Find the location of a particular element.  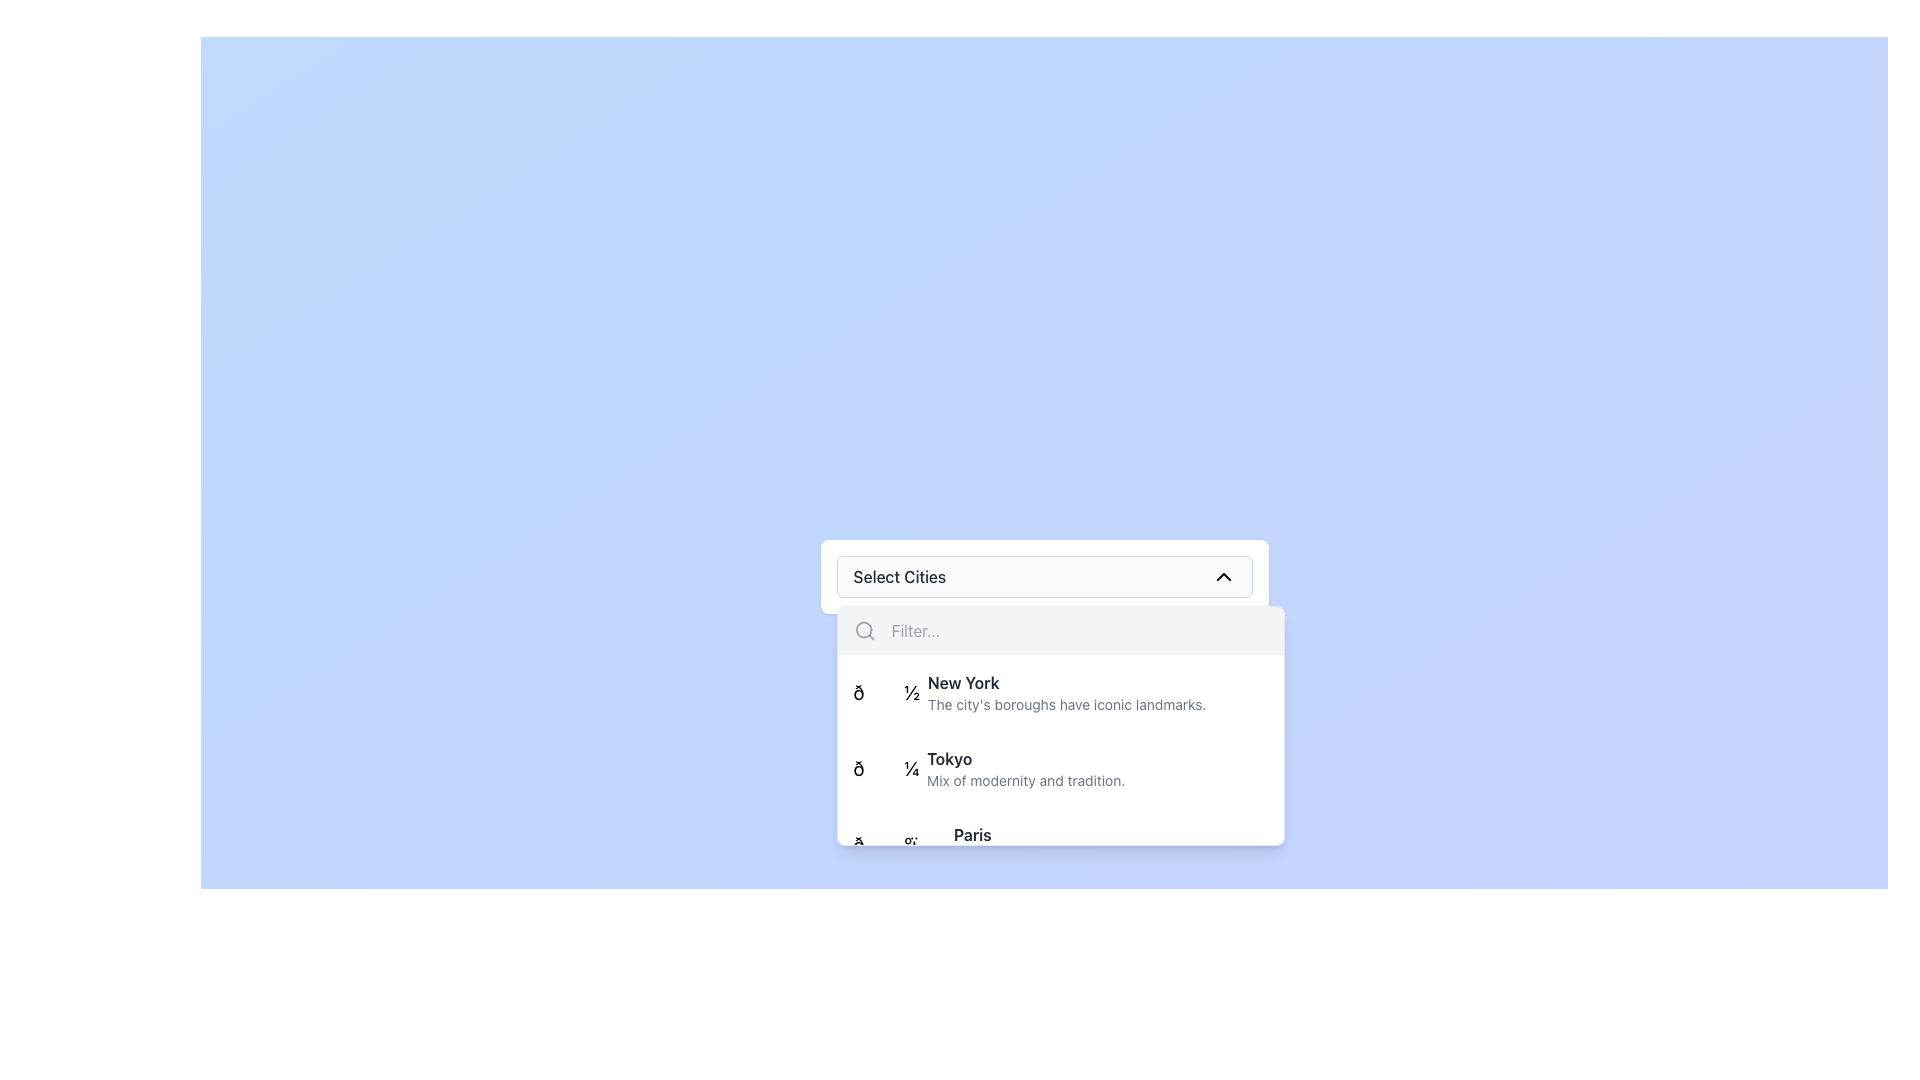

the 'Paris' label in the dropdown list under the 'Select Cities' header is located at coordinates (1029, 844).